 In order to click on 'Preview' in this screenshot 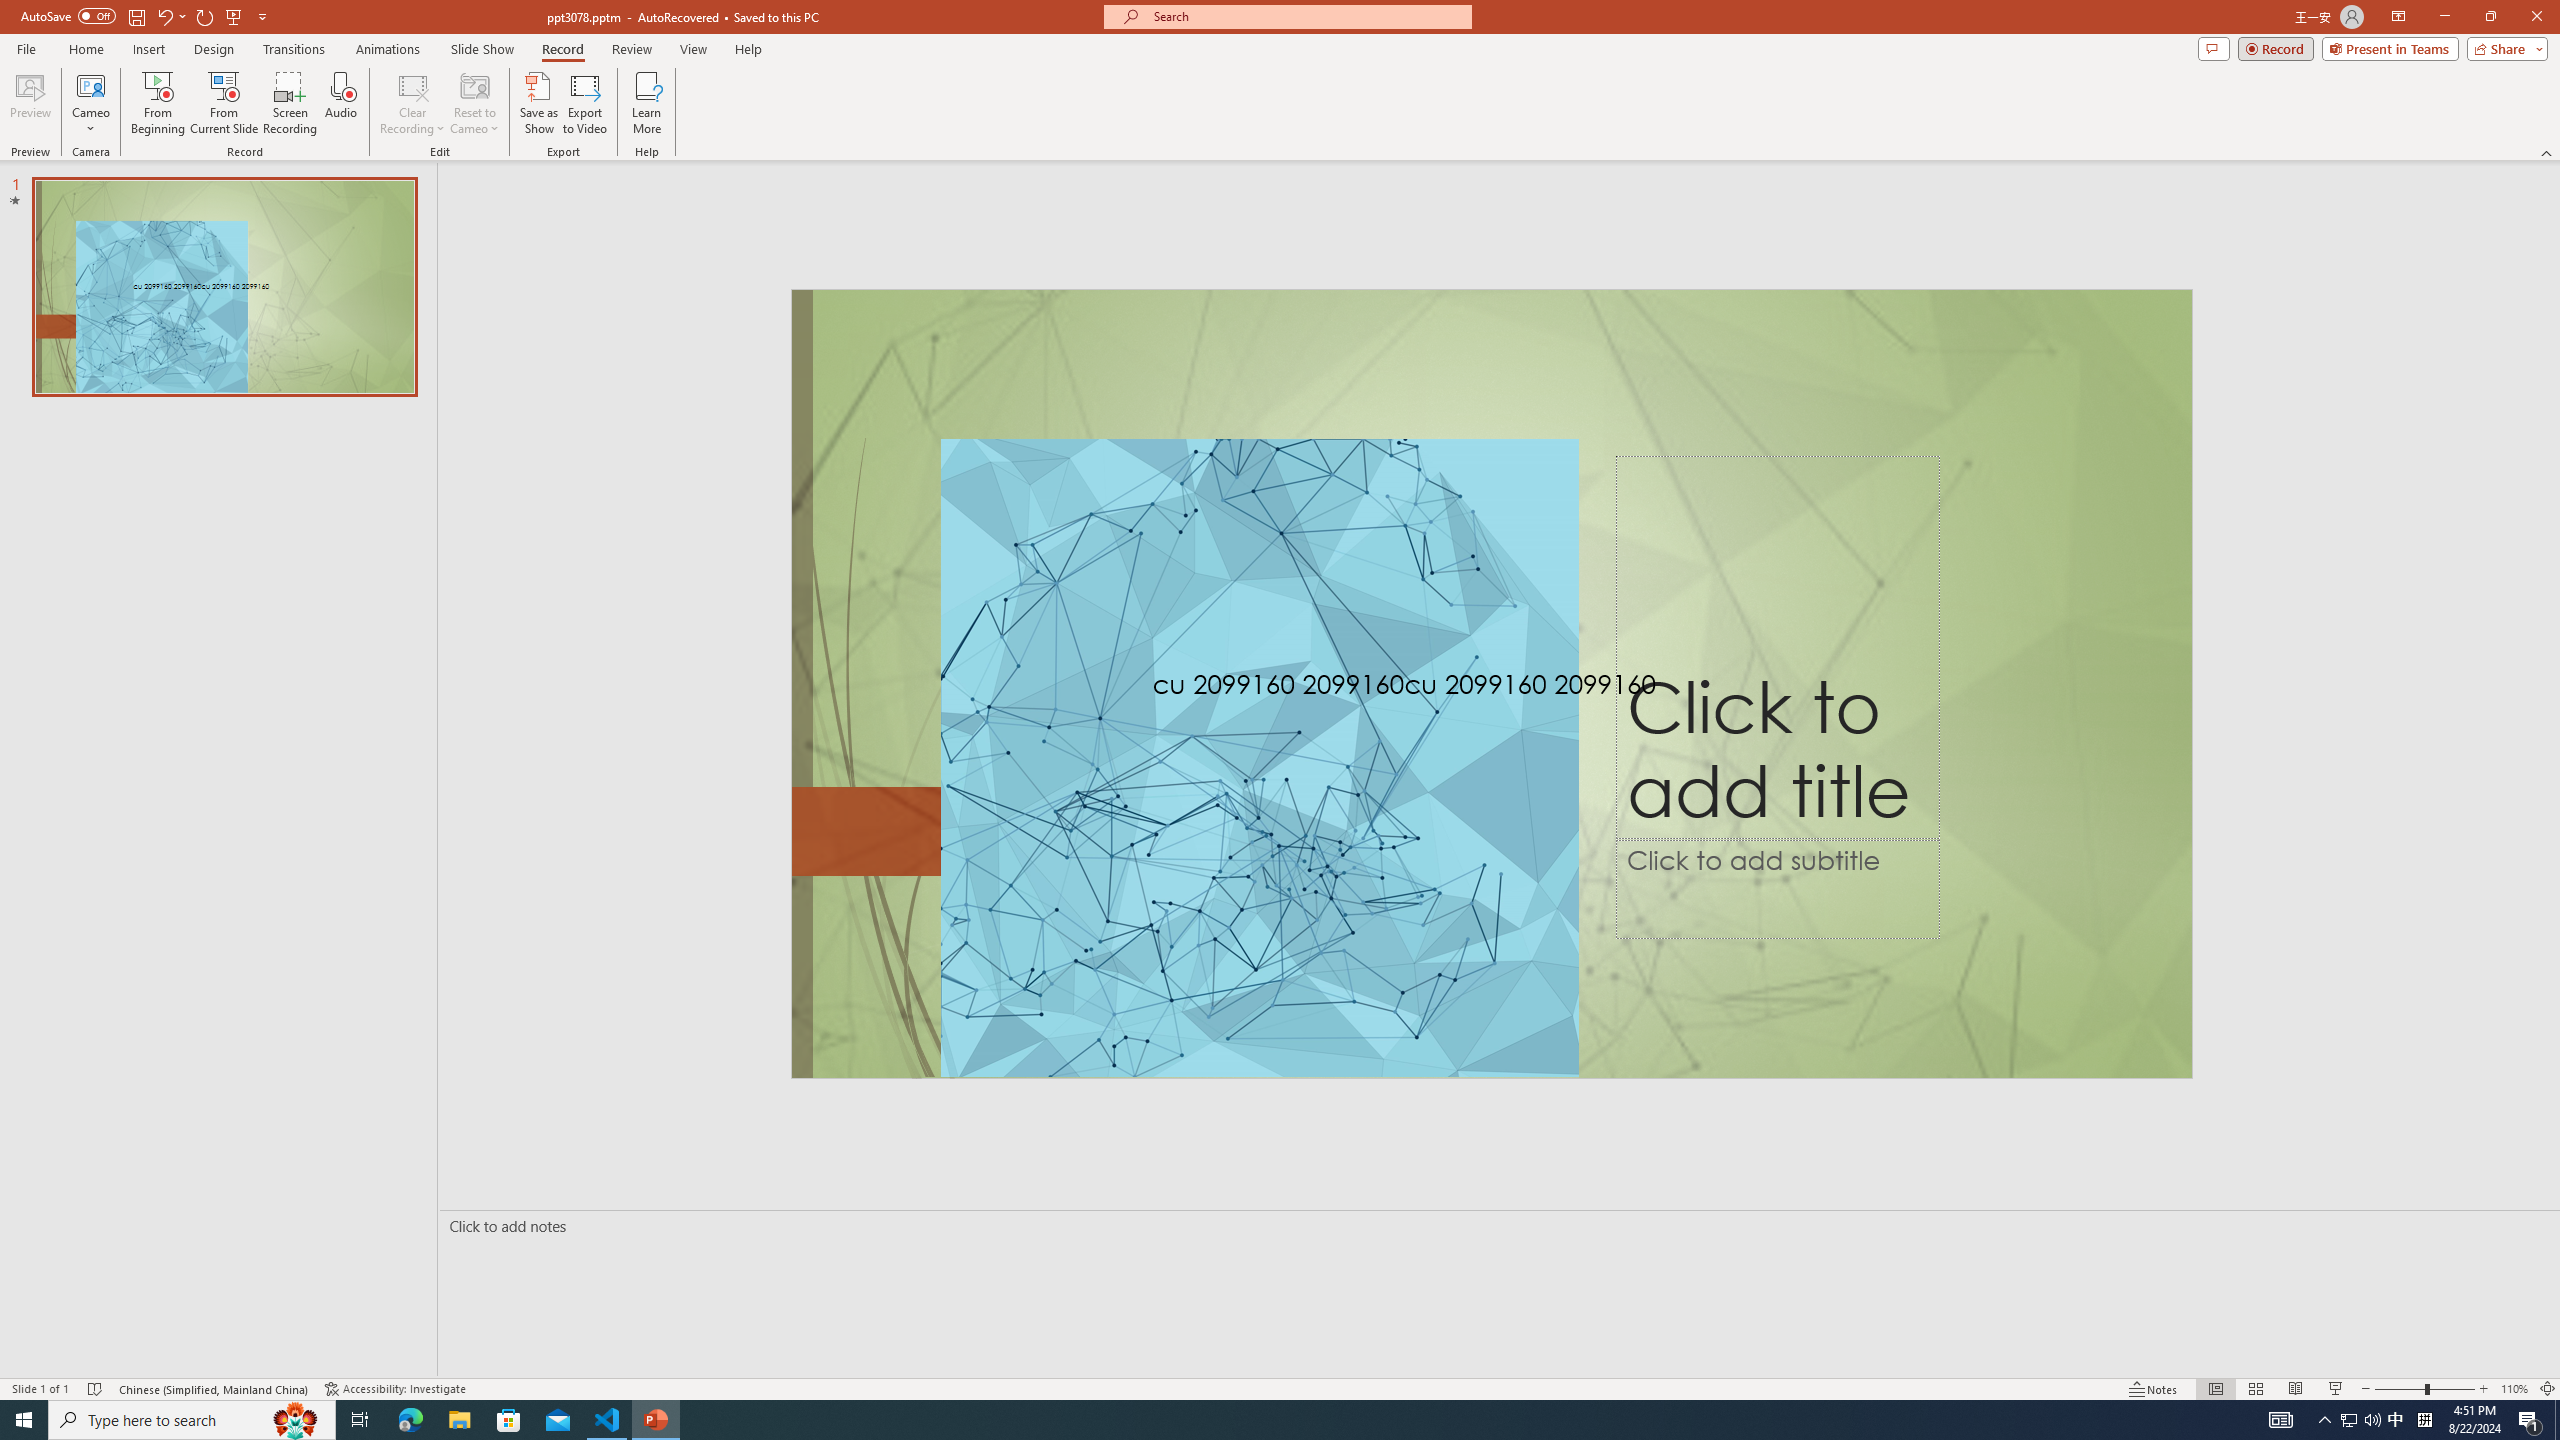, I will do `click(29, 103)`.